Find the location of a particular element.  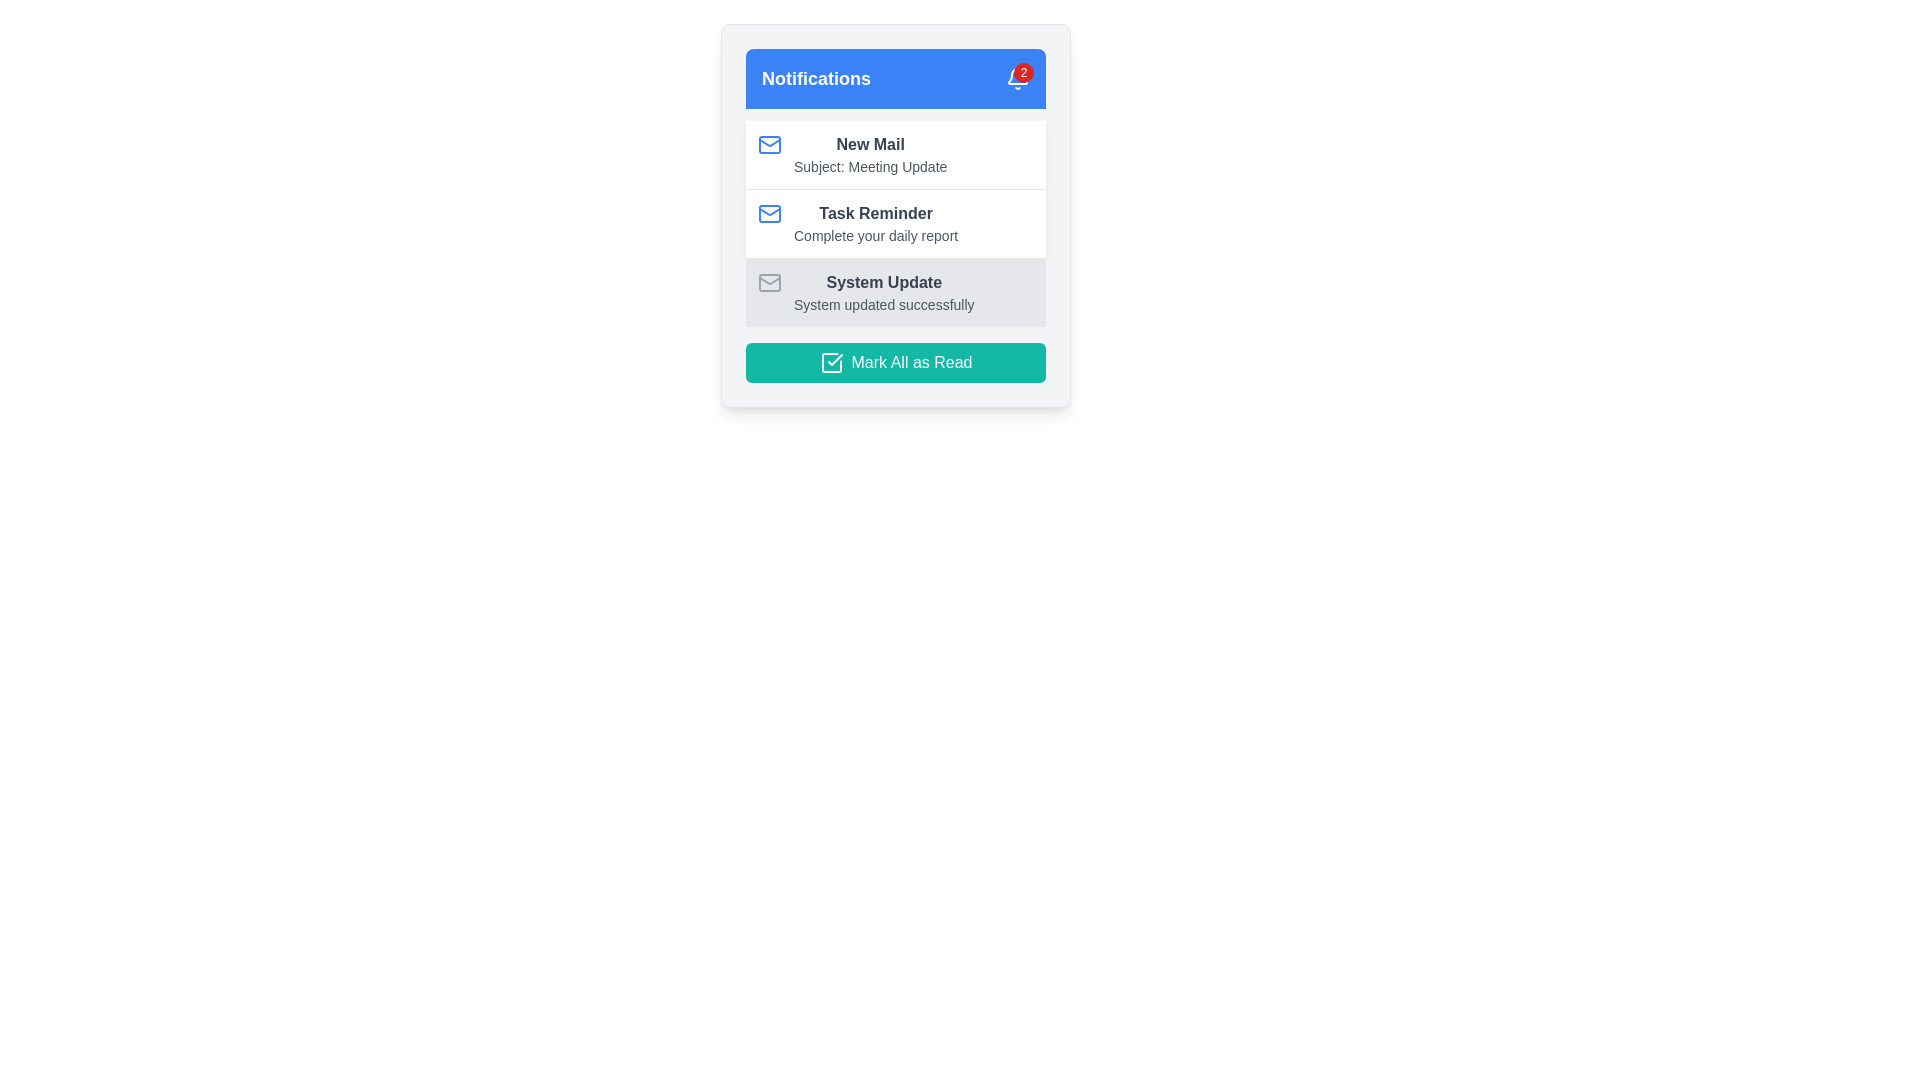

the square icon with rounded corners and a checkmark inside, located within the 'Mark All as Read' button is located at coordinates (831, 362).